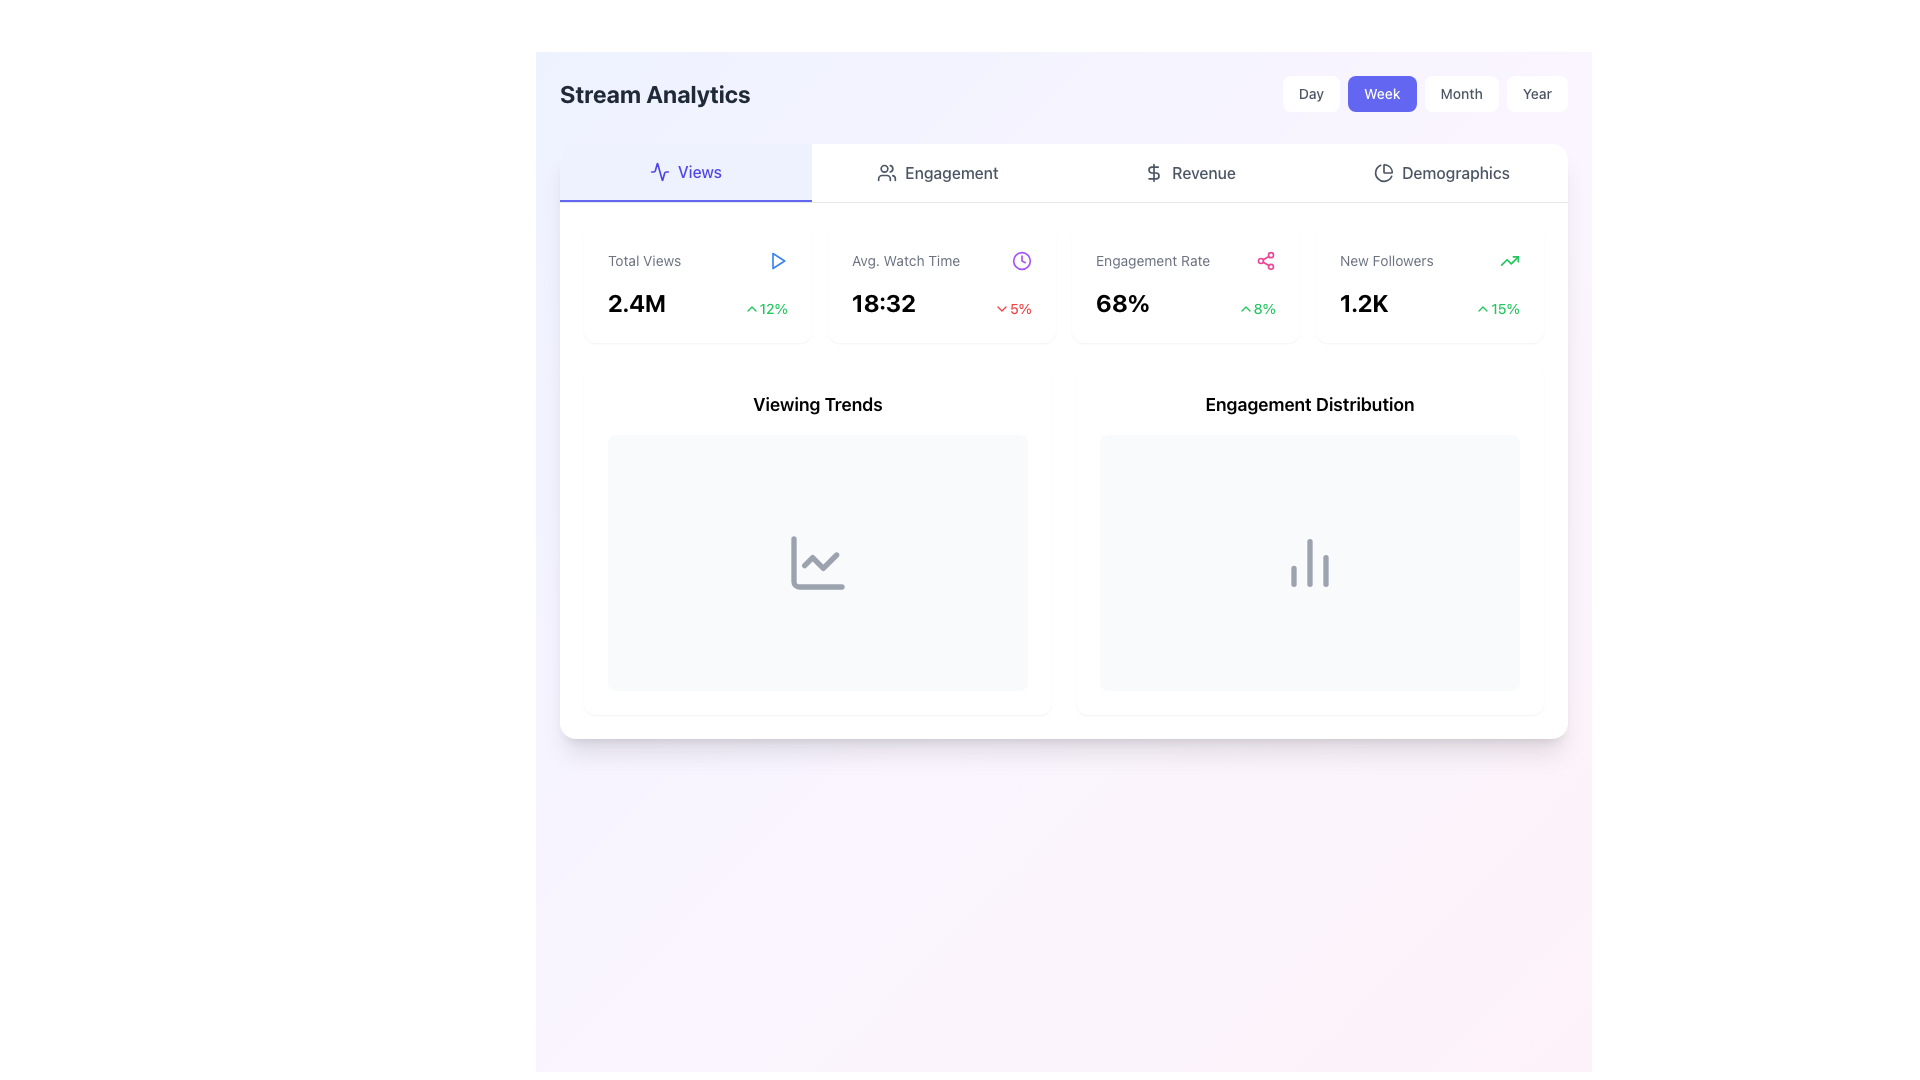 The image size is (1920, 1080). Describe the element at coordinates (1190, 172) in the screenshot. I see `the third tab` at that location.